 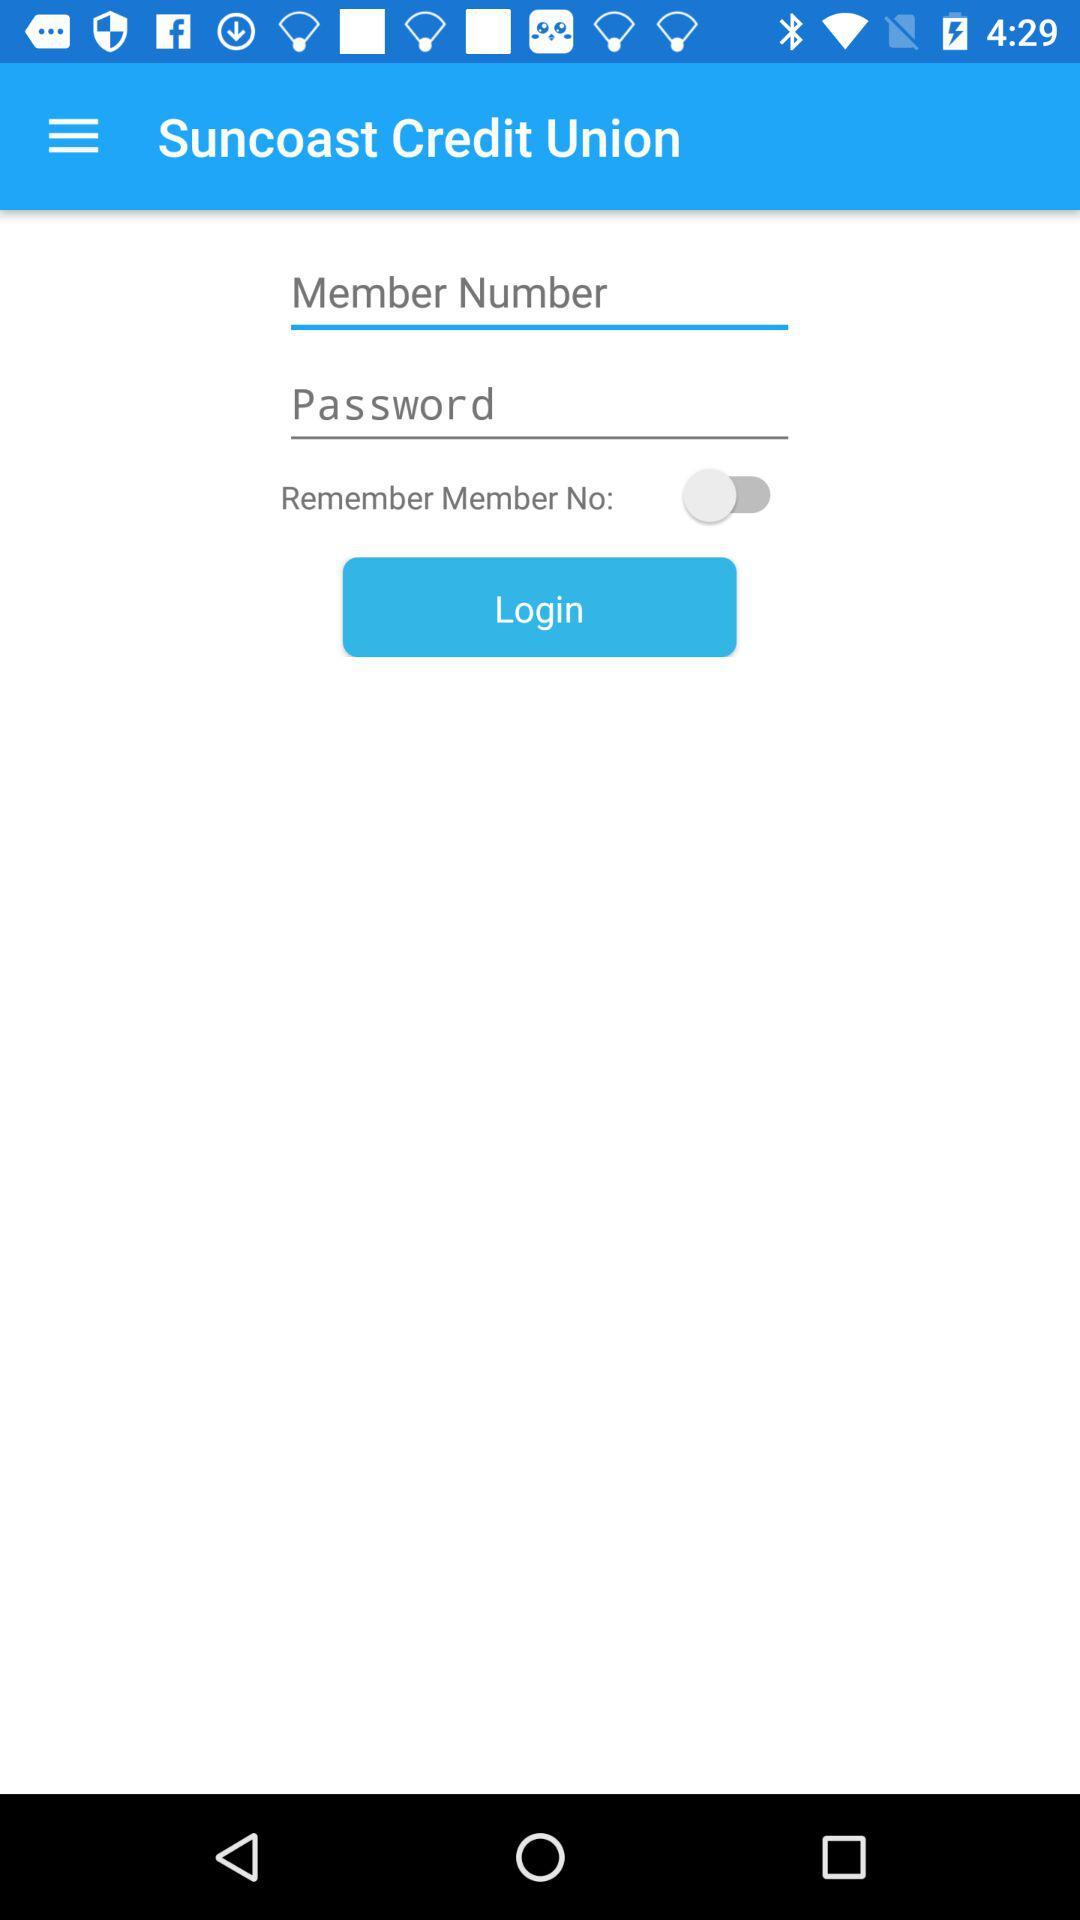 What do you see at coordinates (736, 495) in the screenshot?
I see `icon above the login` at bounding box center [736, 495].